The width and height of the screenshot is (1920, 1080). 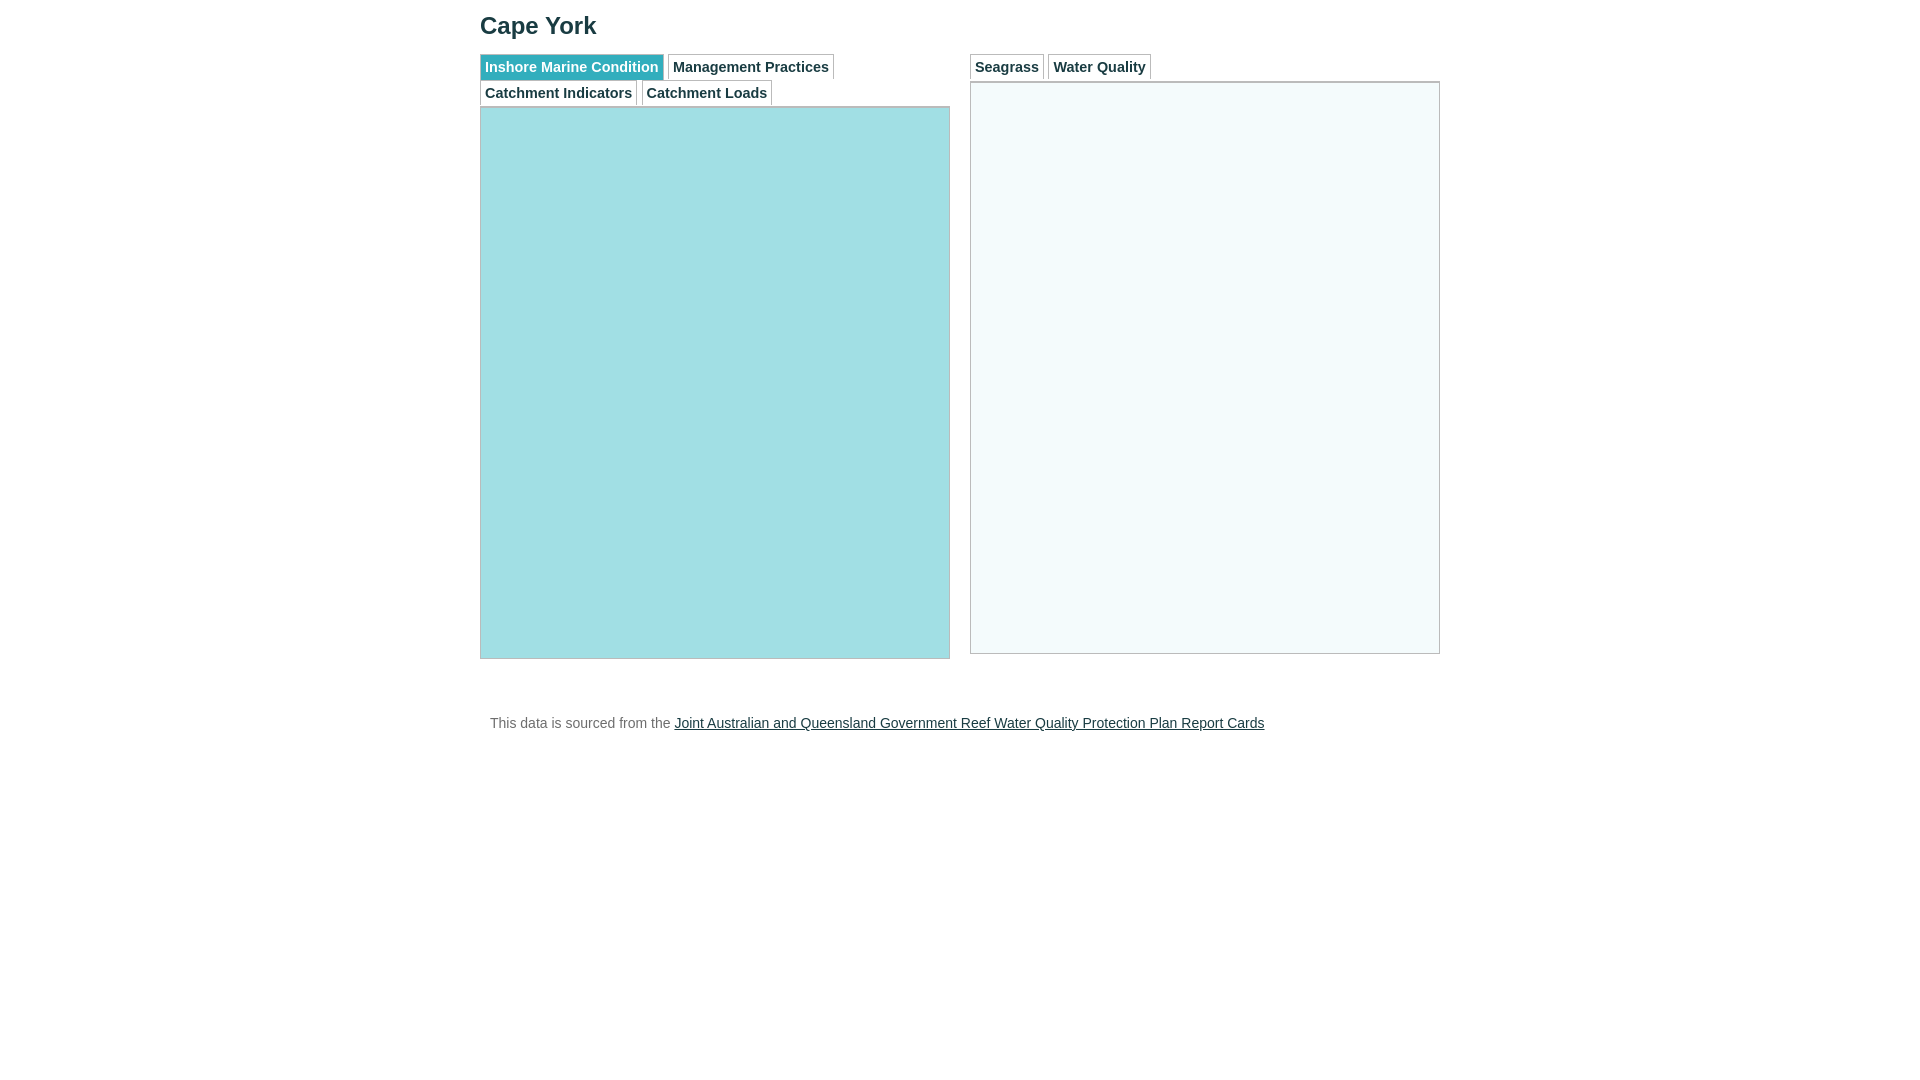 What do you see at coordinates (1007, 65) in the screenshot?
I see `'Seagrass'` at bounding box center [1007, 65].